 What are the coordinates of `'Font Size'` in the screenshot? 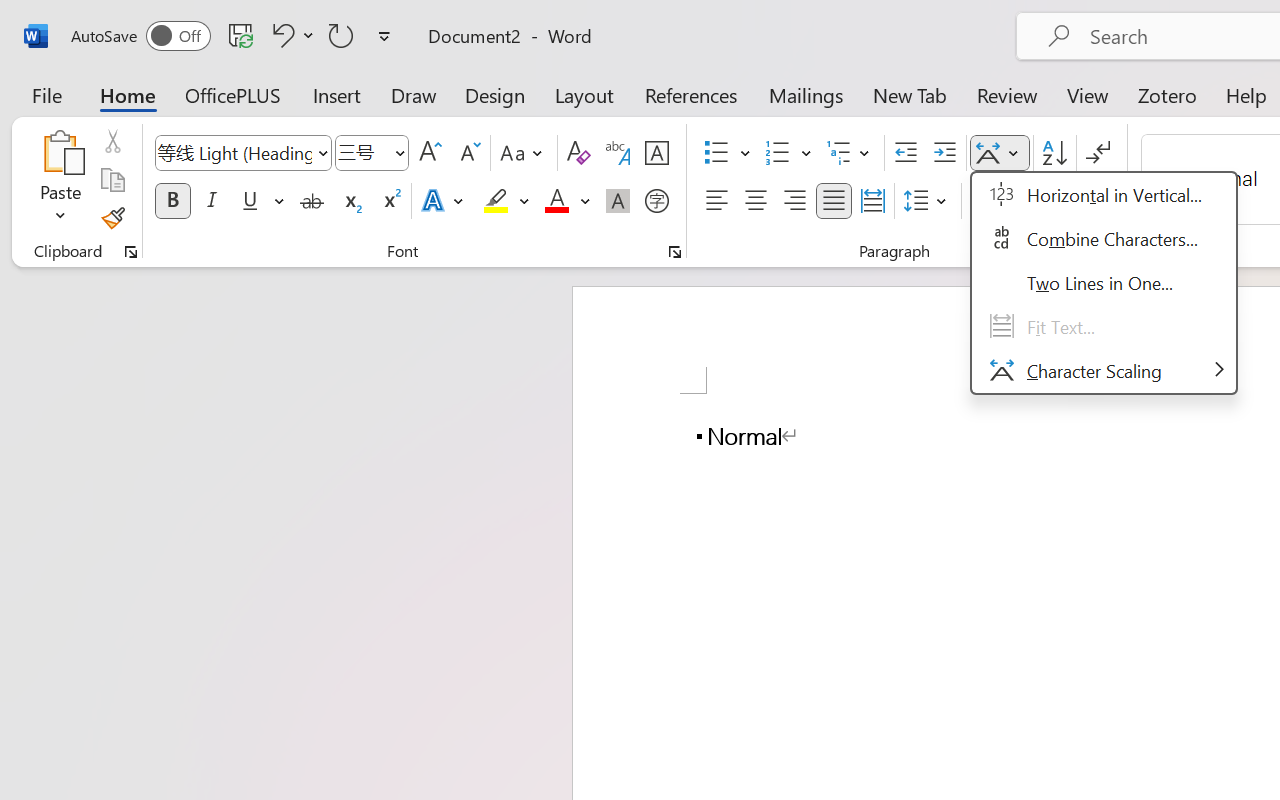 It's located at (362, 152).